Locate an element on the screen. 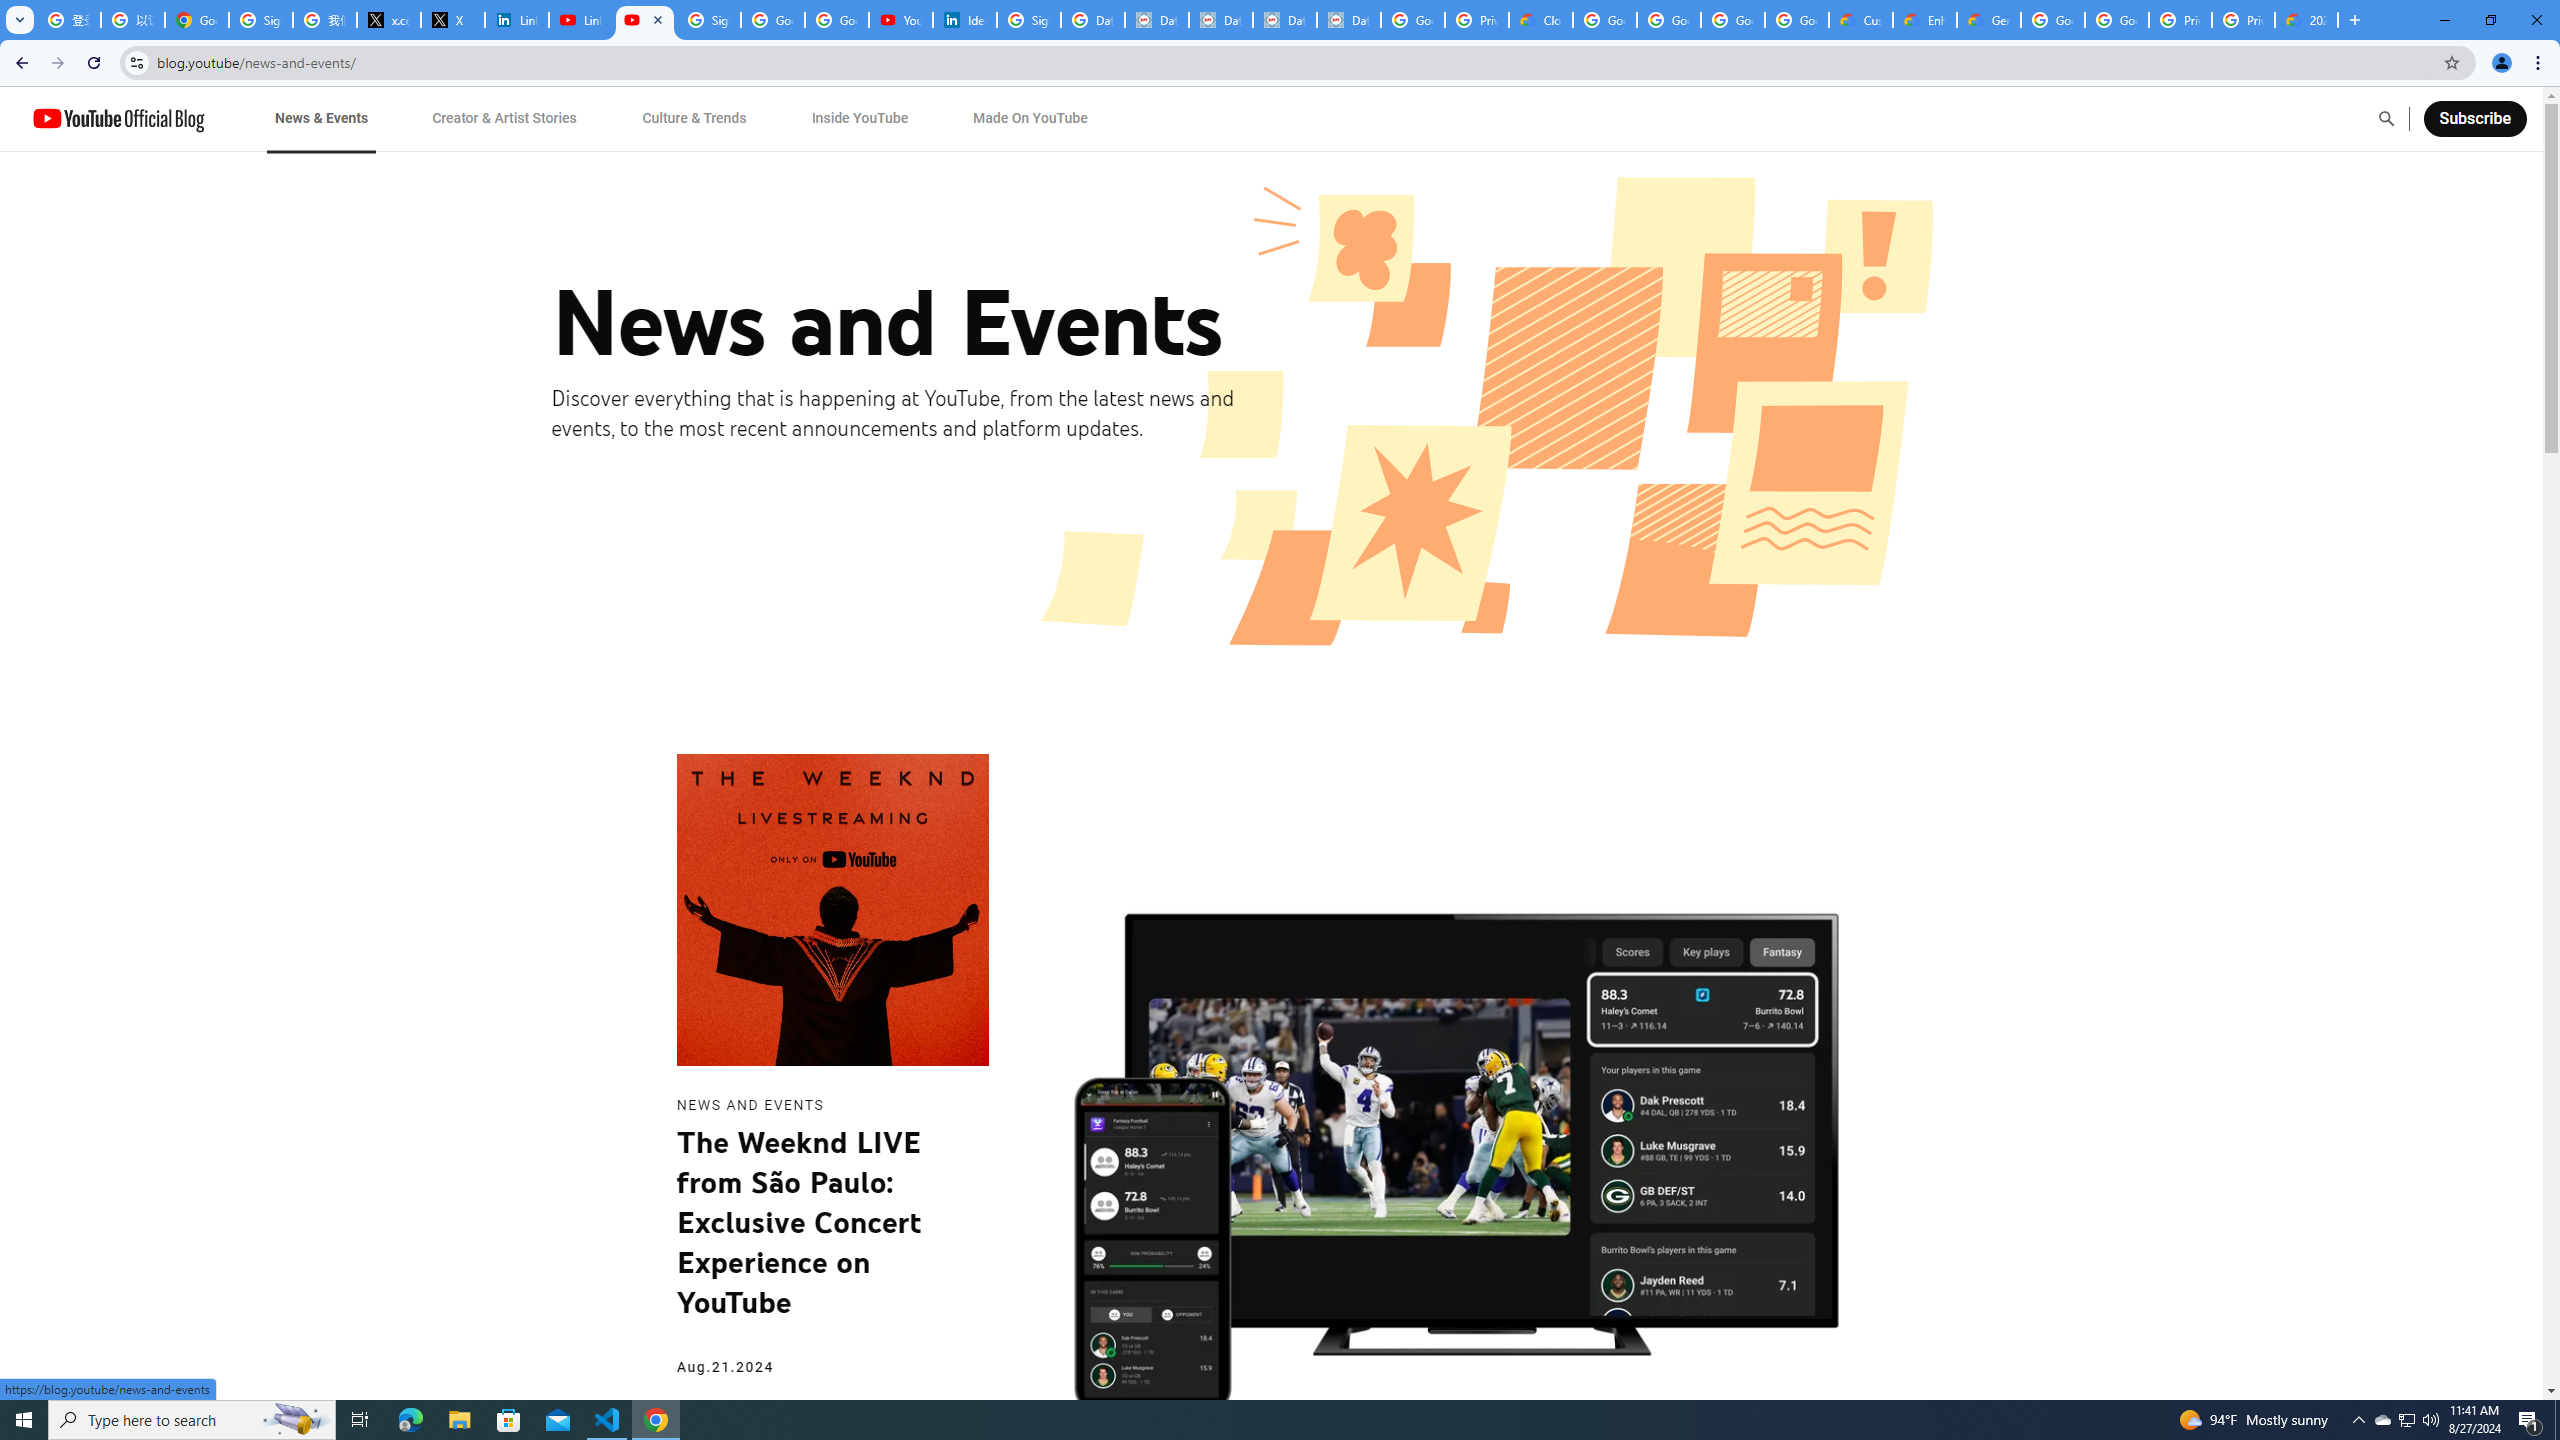 Image resolution: width=2560 pixels, height=1440 pixels. 'Inside YouTube' is located at coordinates (860, 118).